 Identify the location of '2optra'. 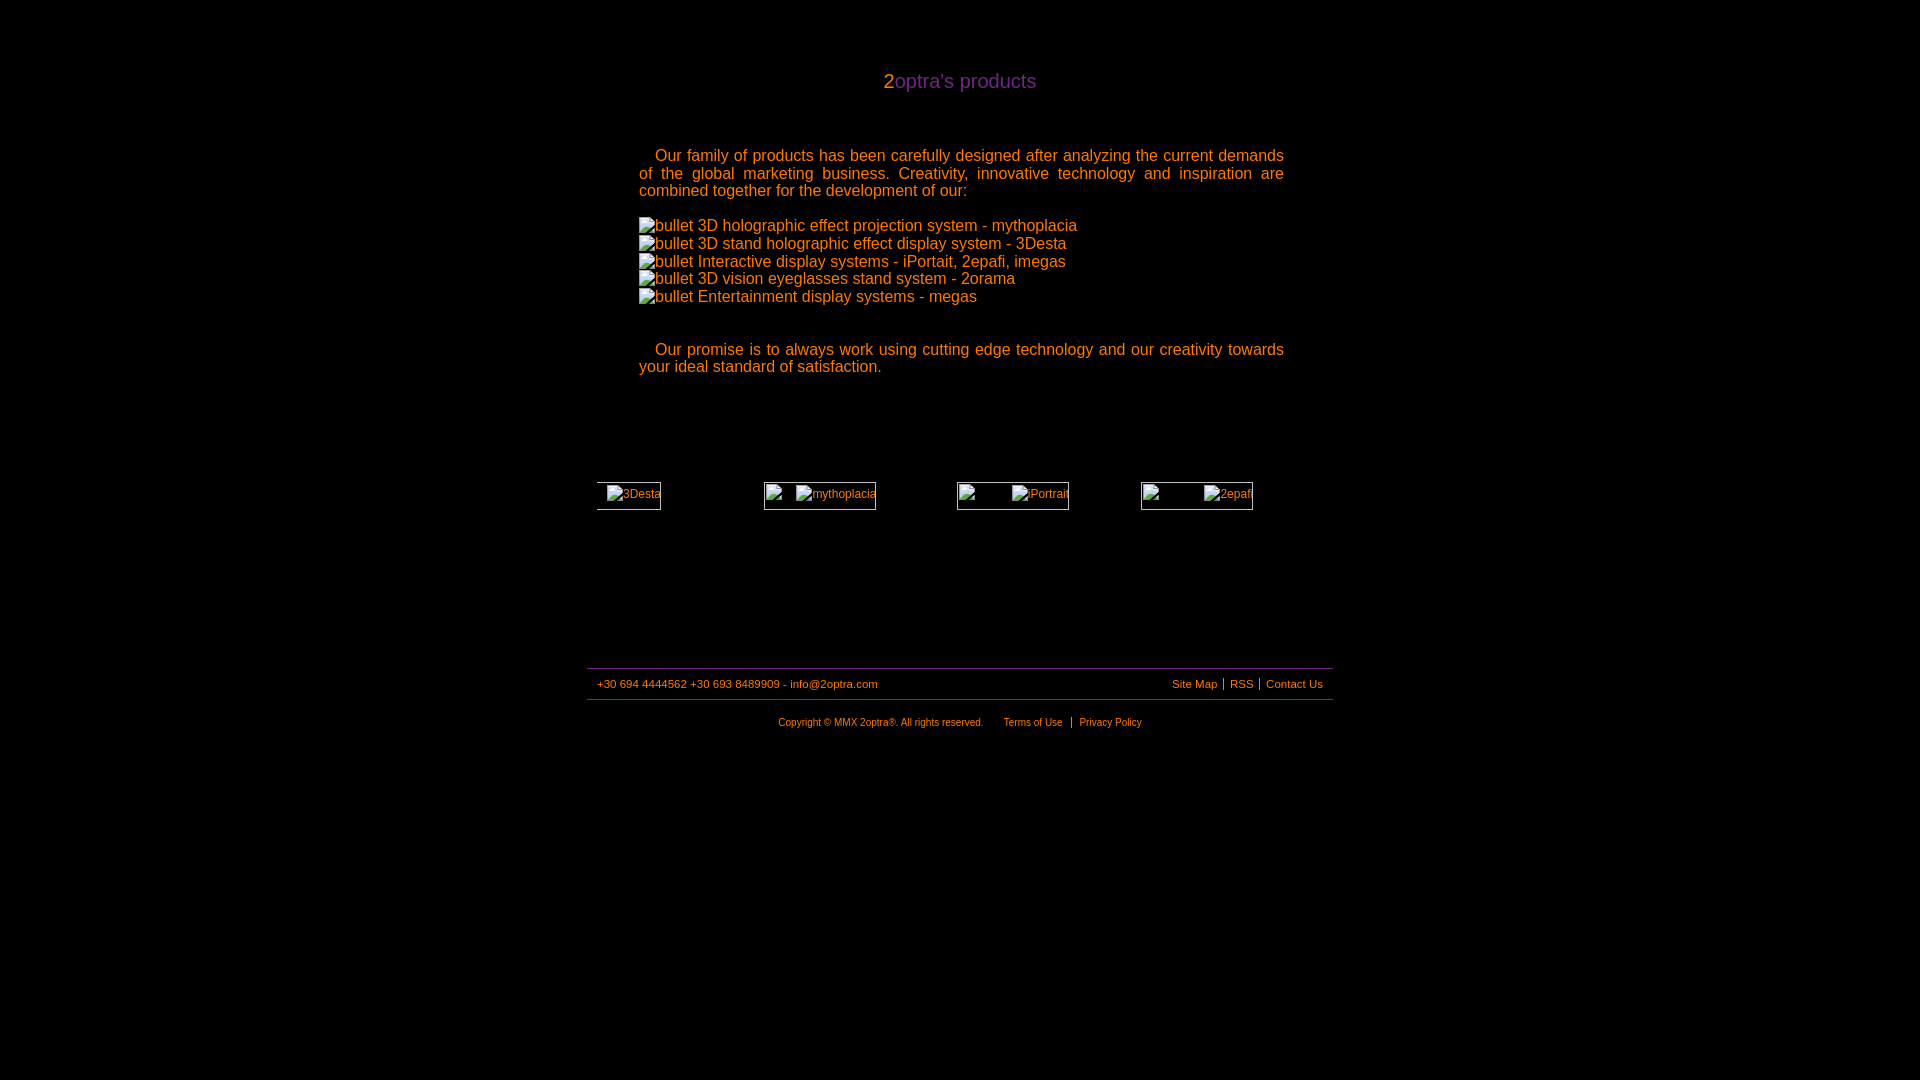
(644, 27).